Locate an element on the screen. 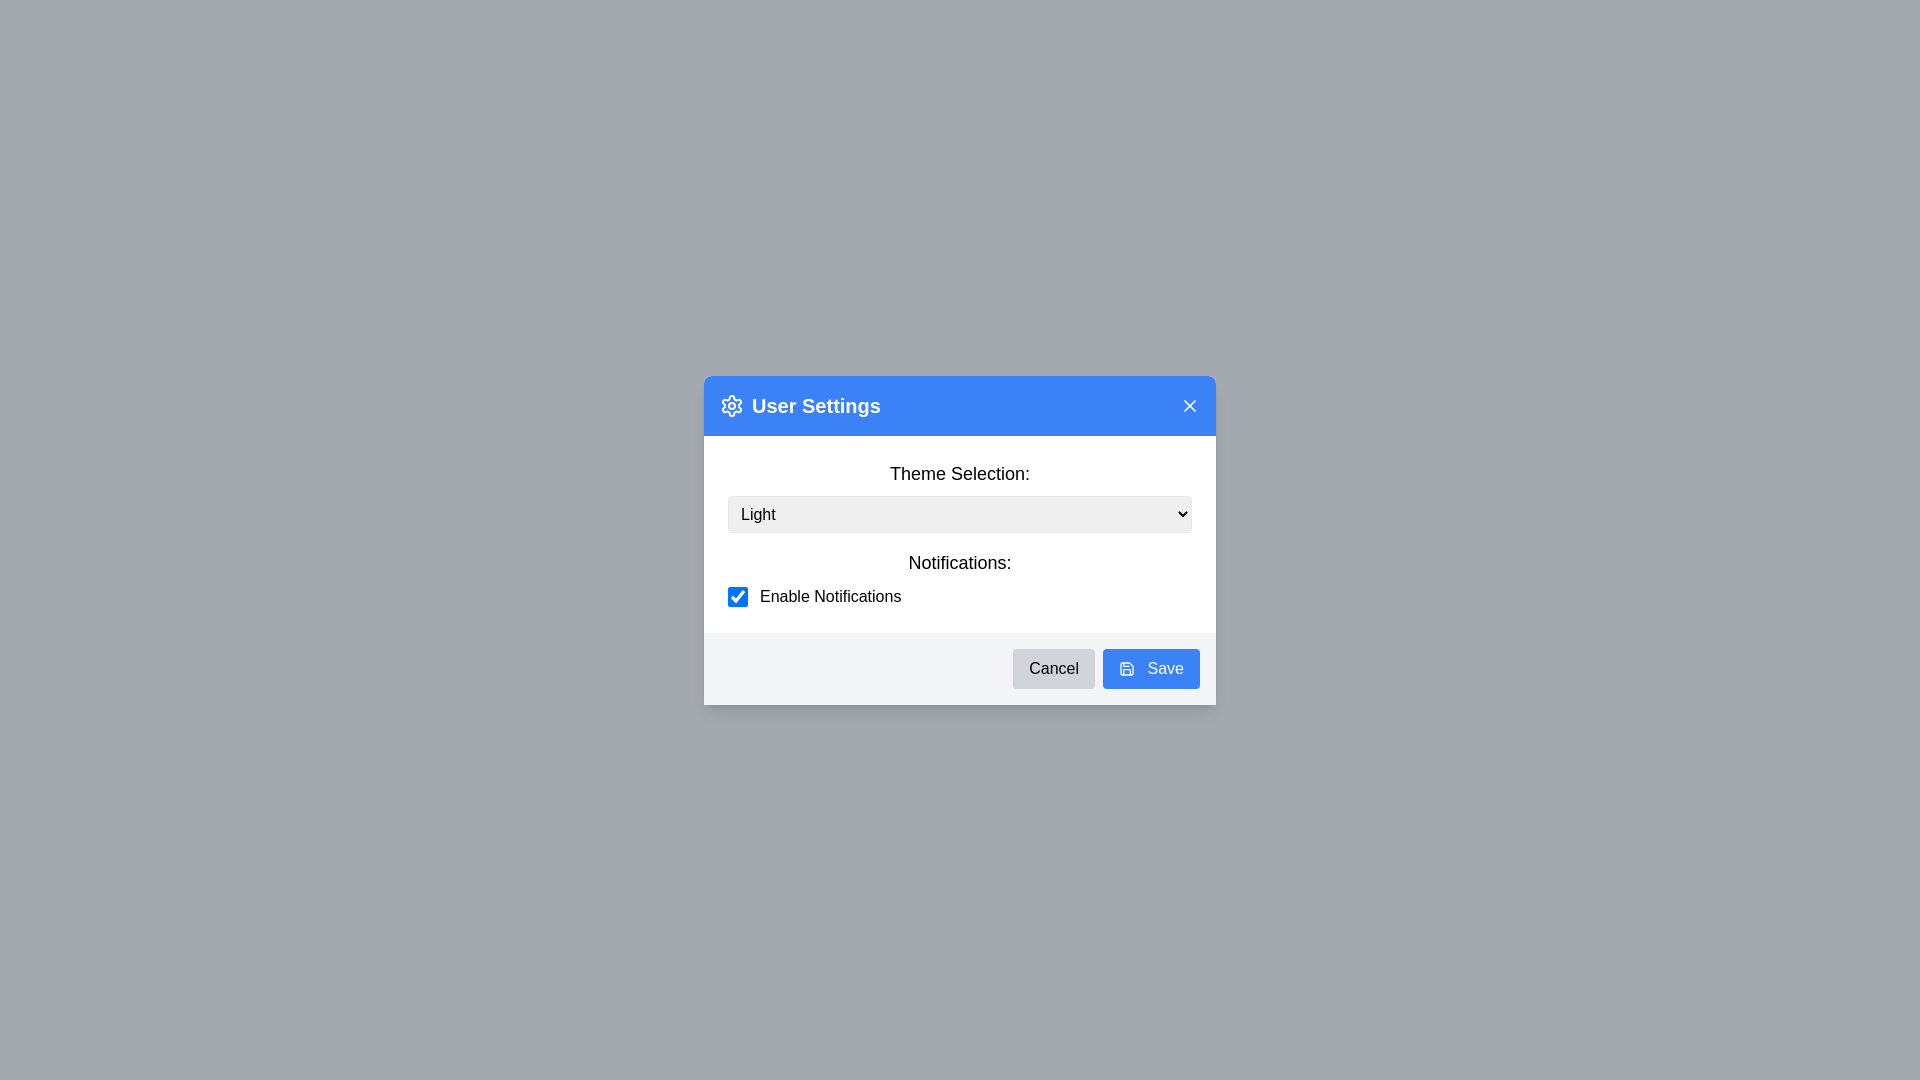  the dropdown menu labeled 'Light' in the Theme Selection section is located at coordinates (960, 512).